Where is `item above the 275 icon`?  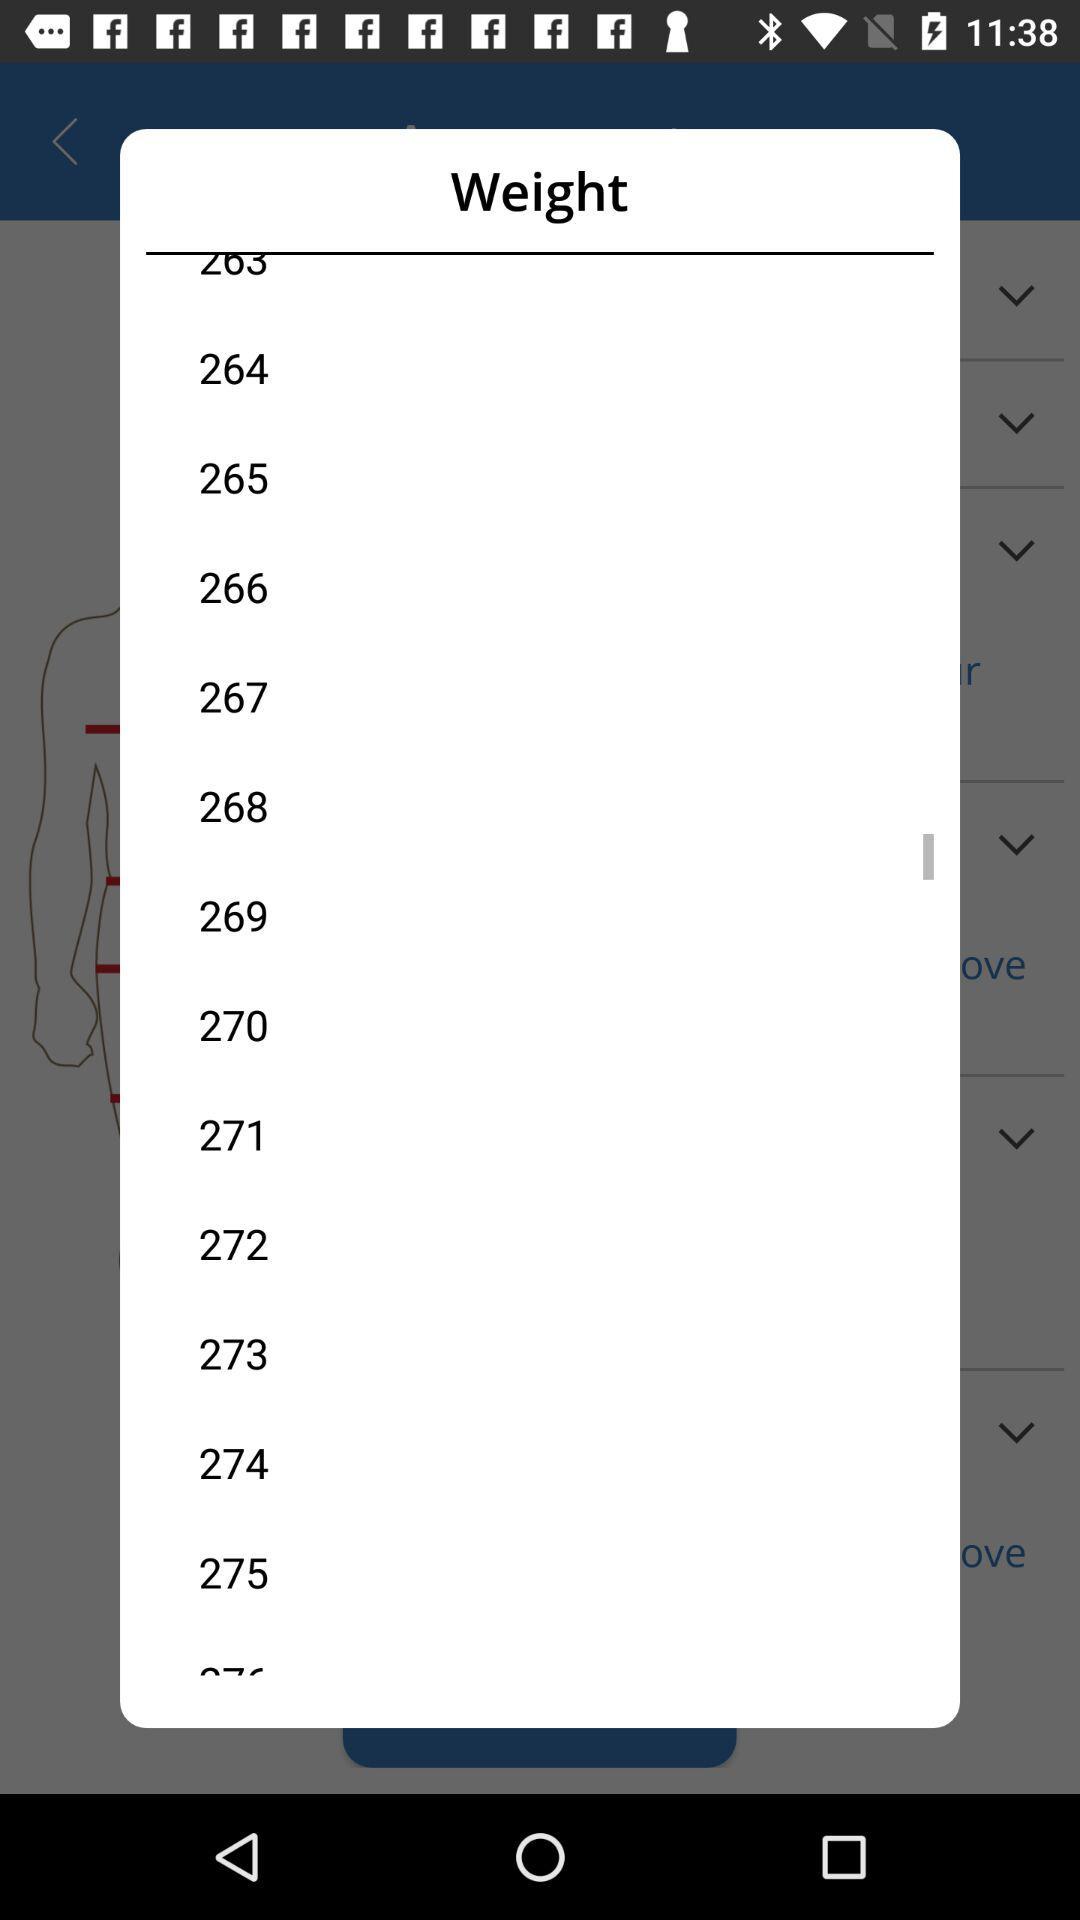 item above the 275 icon is located at coordinates (369, 1462).